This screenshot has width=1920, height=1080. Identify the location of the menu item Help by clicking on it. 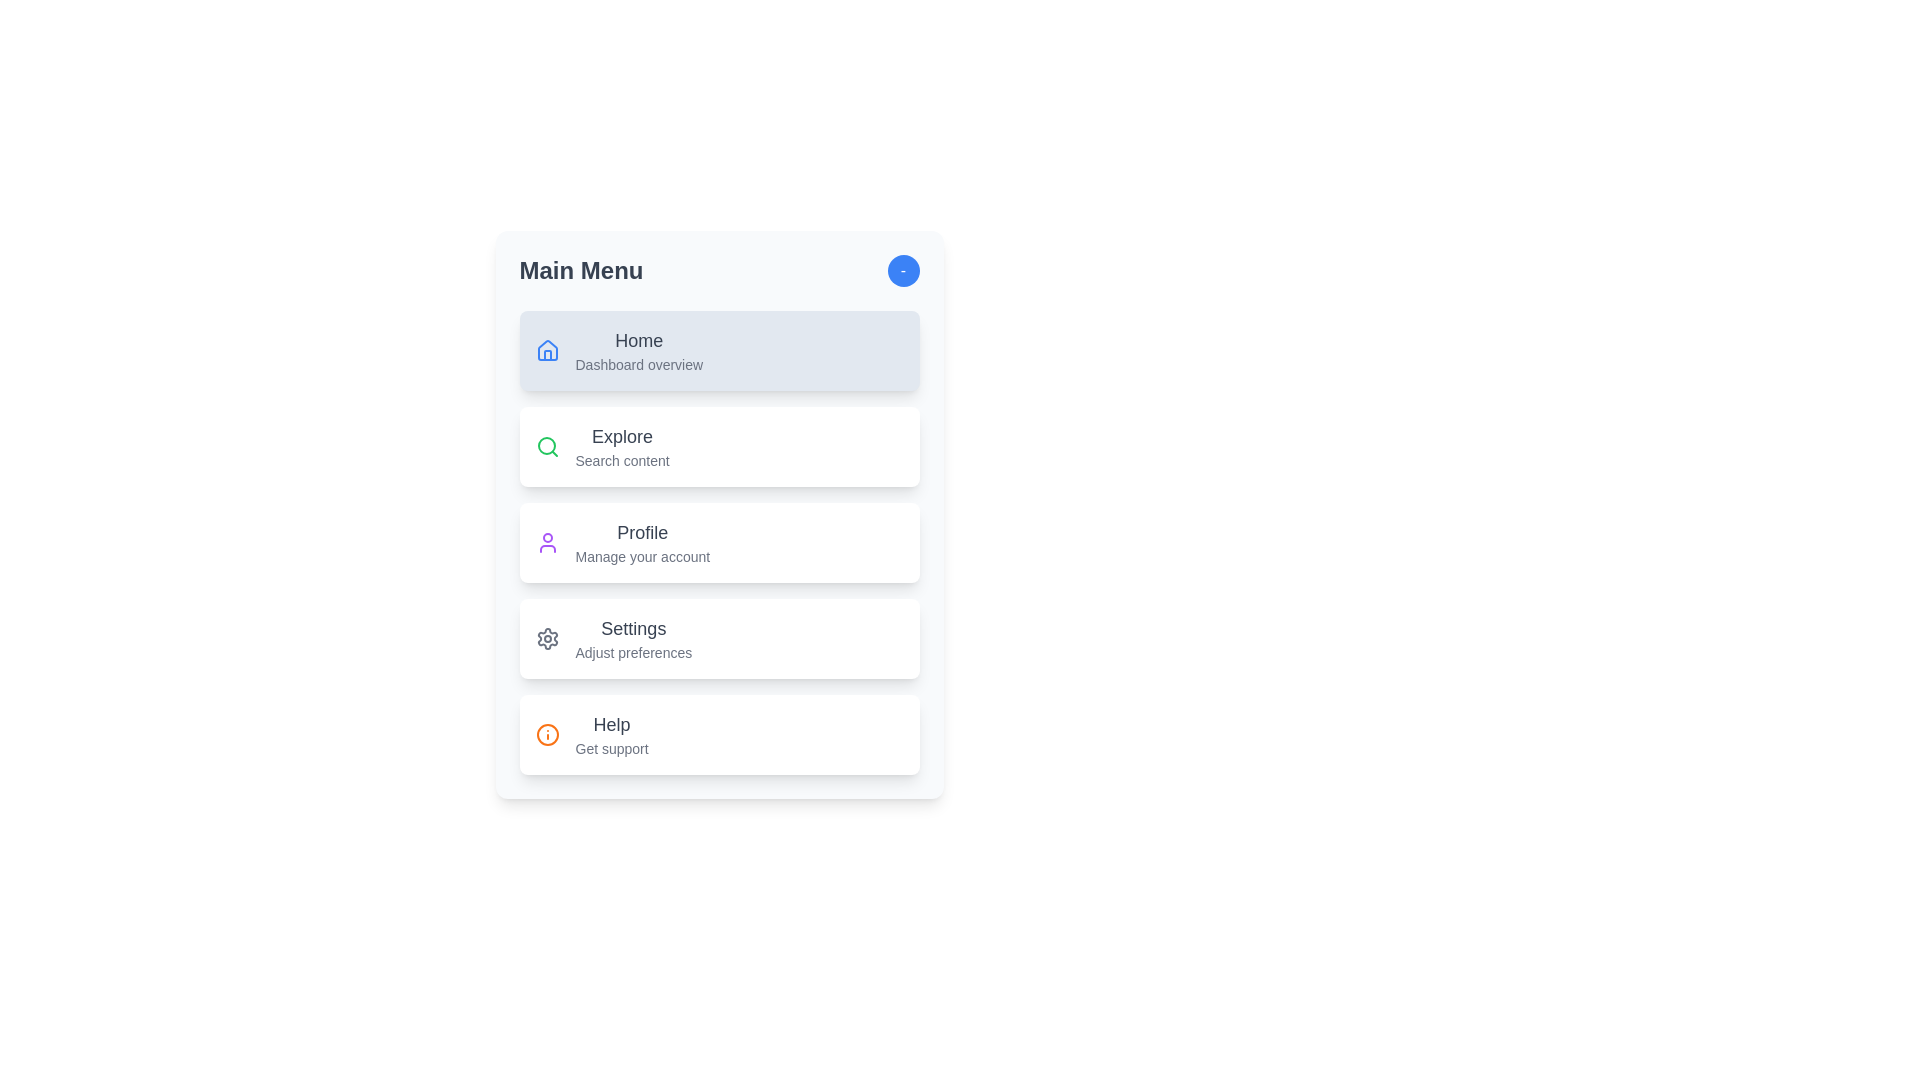
(719, 735).